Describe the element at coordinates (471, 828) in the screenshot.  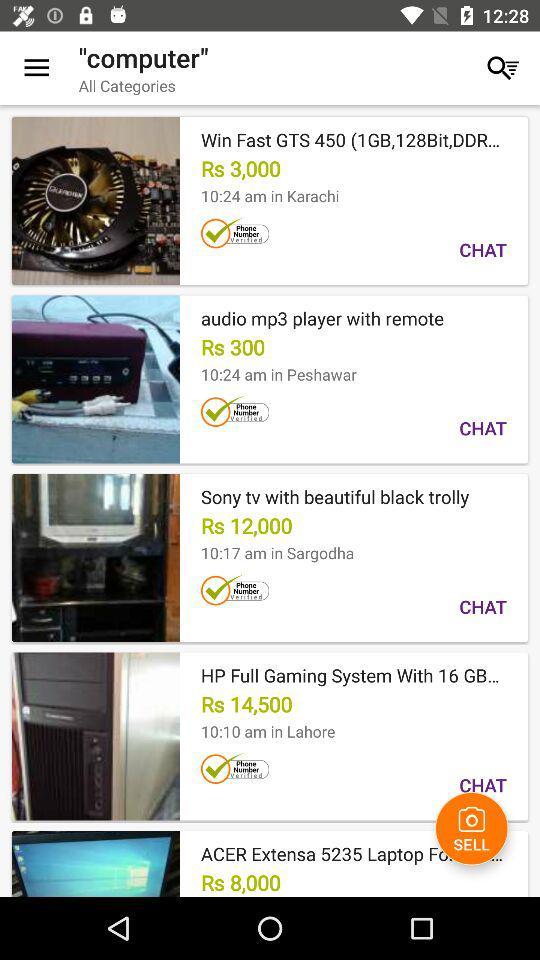
I see `icon to the right of the rs 8,000 item` at that location.